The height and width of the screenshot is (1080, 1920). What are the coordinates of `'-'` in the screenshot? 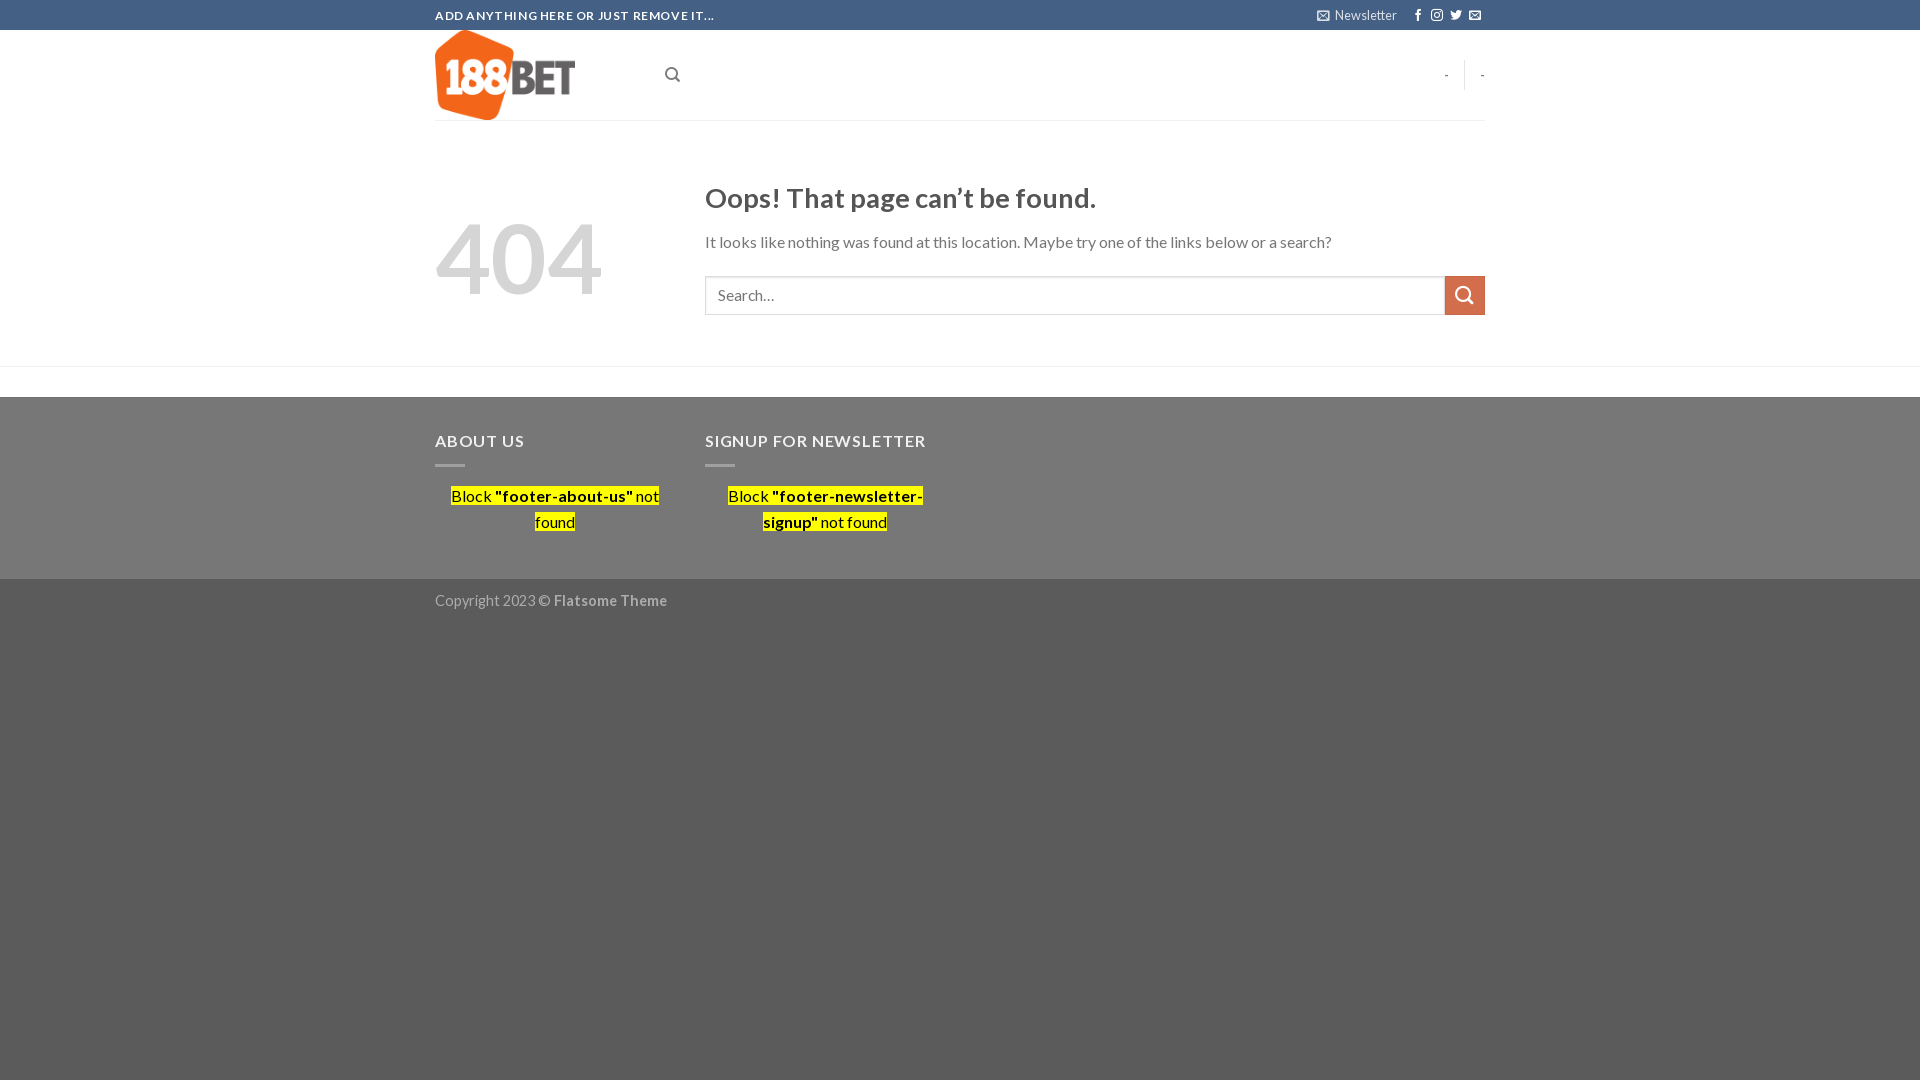 It's located at (1479, 73).